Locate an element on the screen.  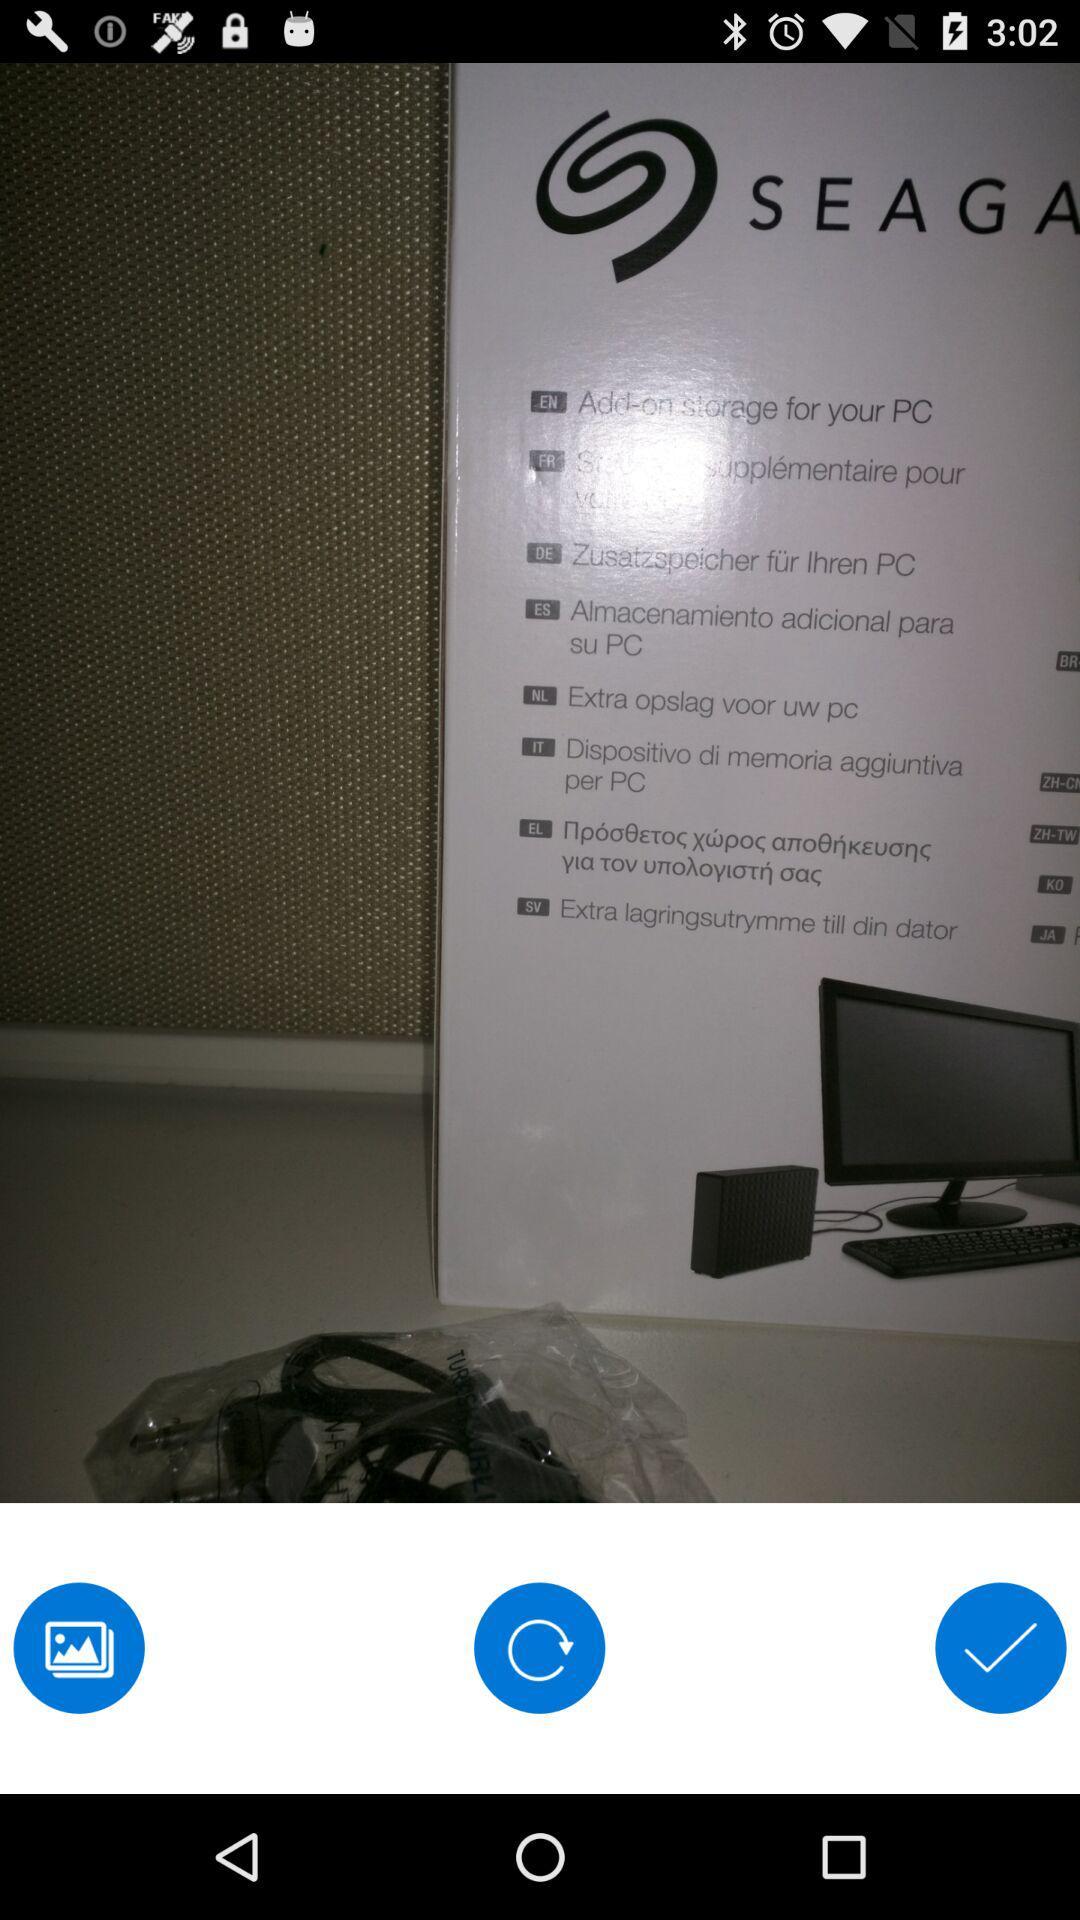
the refresh icon is located at coordinates (538, 1763).